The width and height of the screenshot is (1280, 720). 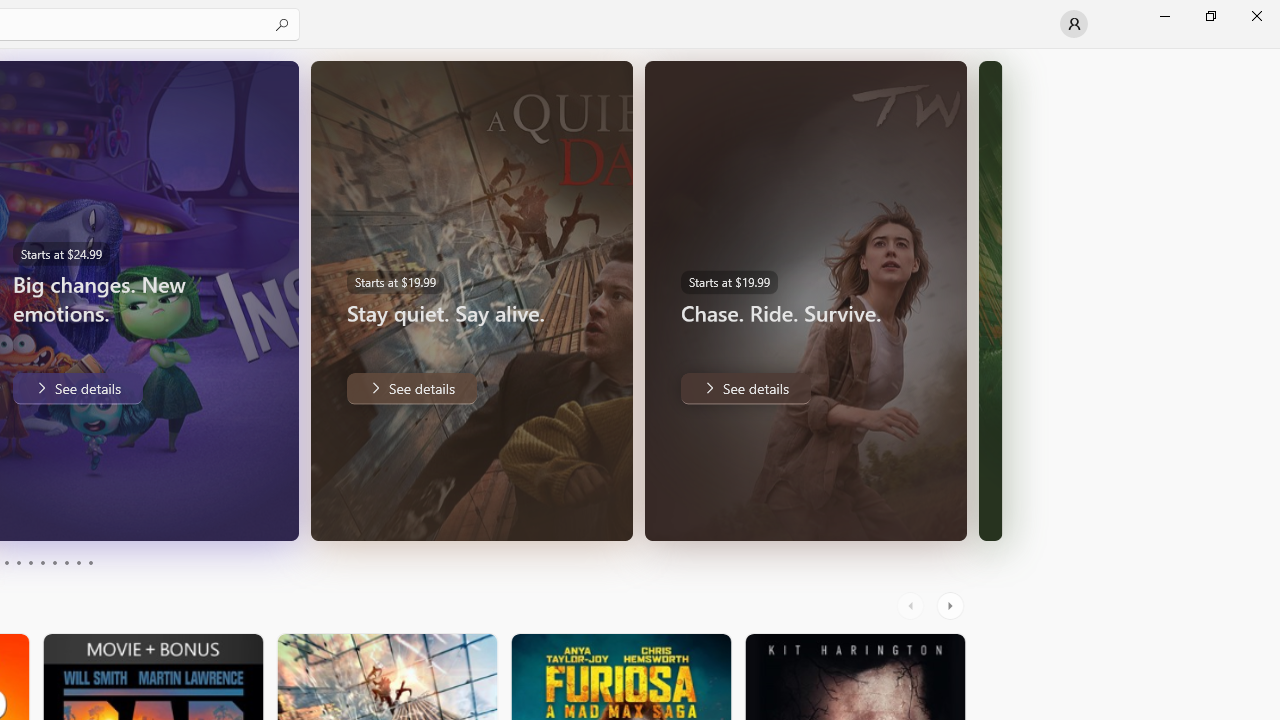 What do you see at coordinates (1209, 15) in the screenshot?
I see `'Restore Microsoft Store'` at bounding box center [1209, 15].